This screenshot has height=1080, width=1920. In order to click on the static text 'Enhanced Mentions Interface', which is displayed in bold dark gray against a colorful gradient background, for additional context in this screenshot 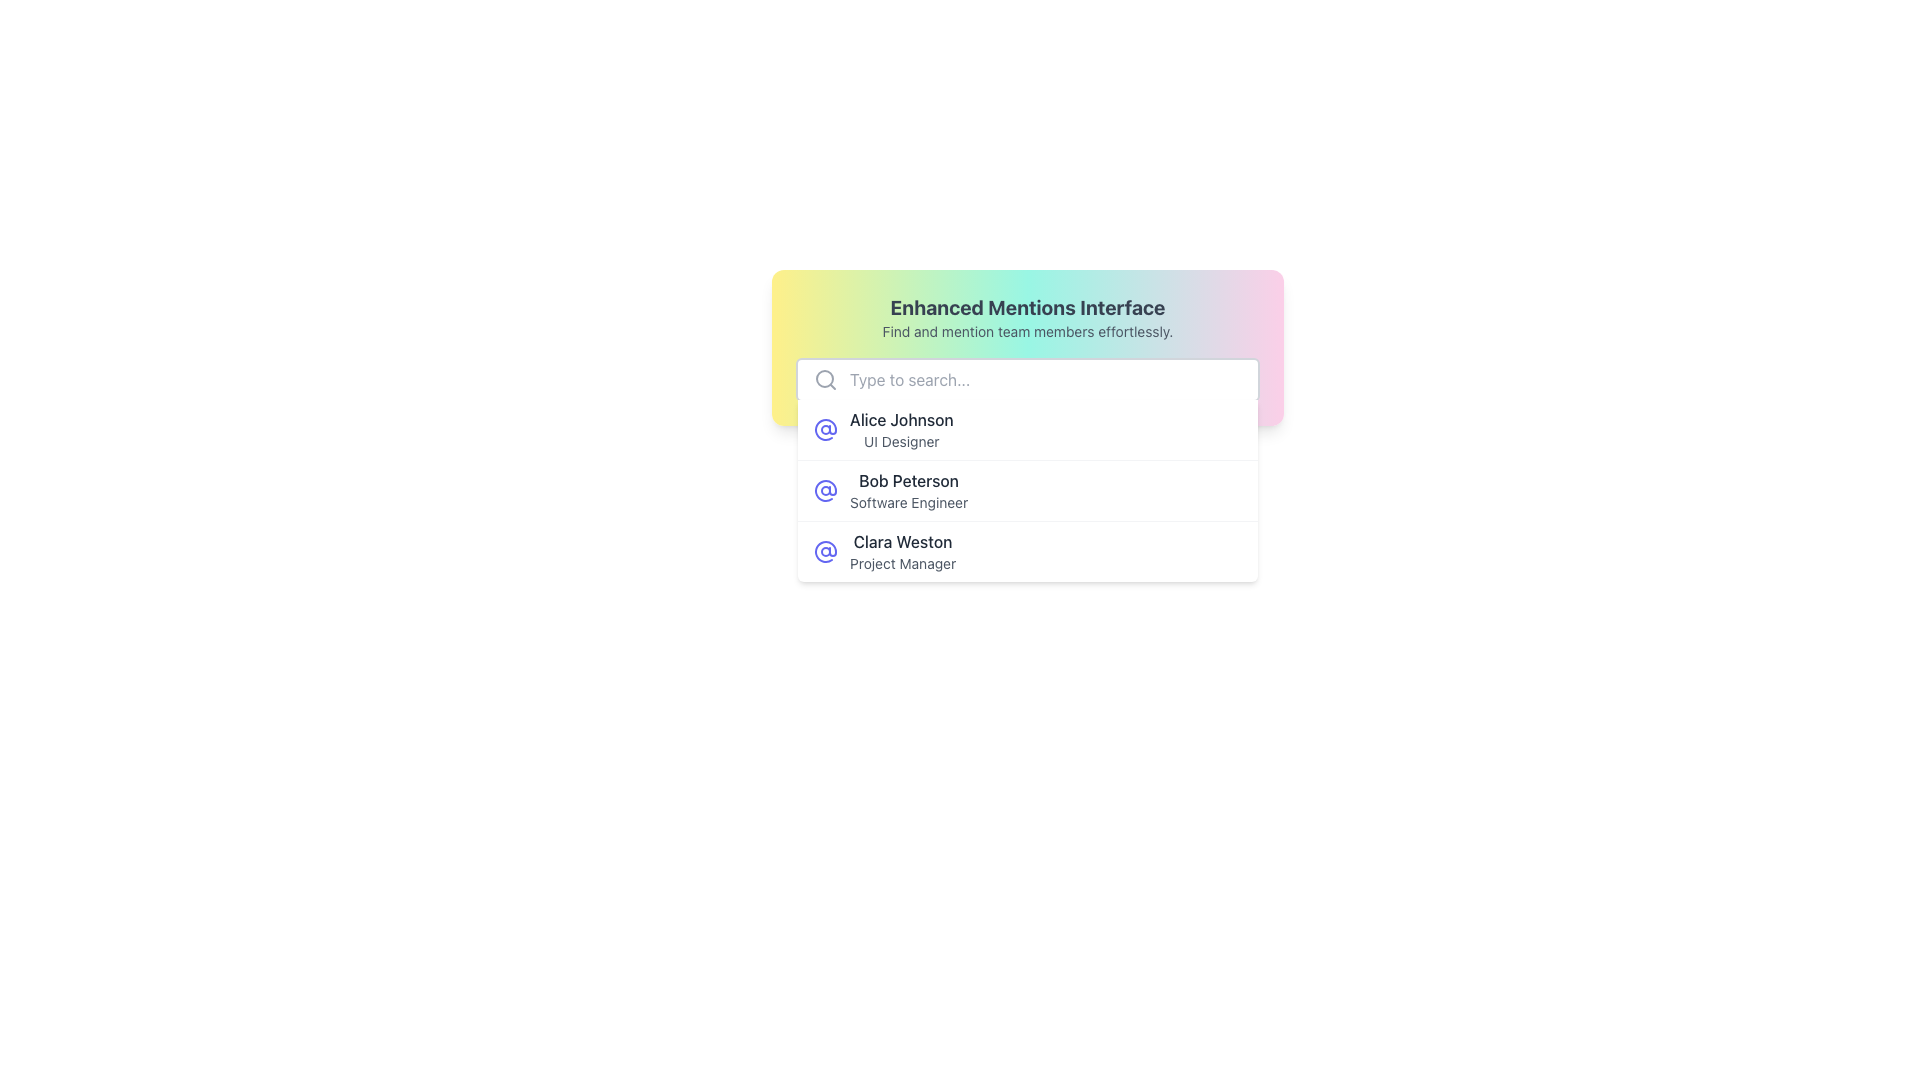, I will do `click(1027, 308)`.